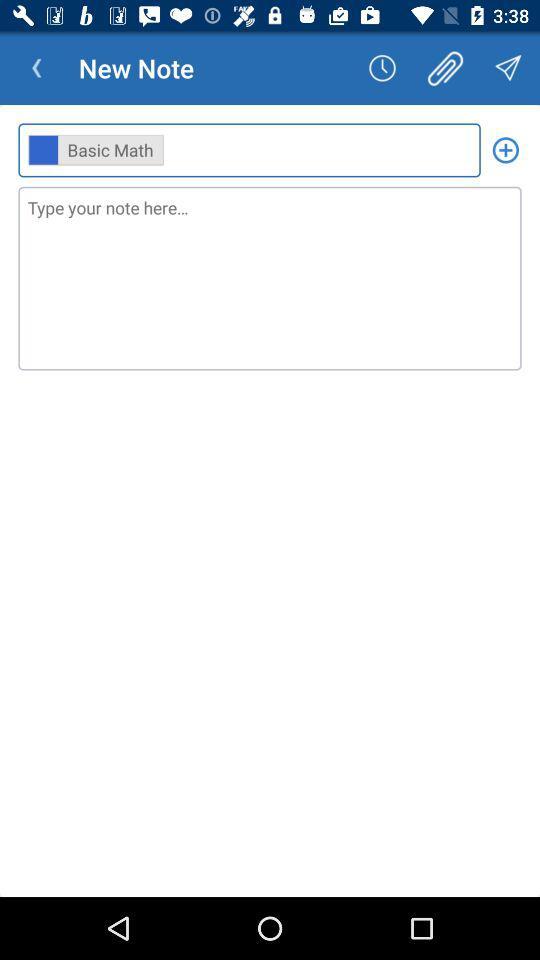 This screenshot has height=960, width=540. What do you see at coordinates (249, 149) in the screenshot?
I see `the ,,  item` at bounding box center [249, 149].